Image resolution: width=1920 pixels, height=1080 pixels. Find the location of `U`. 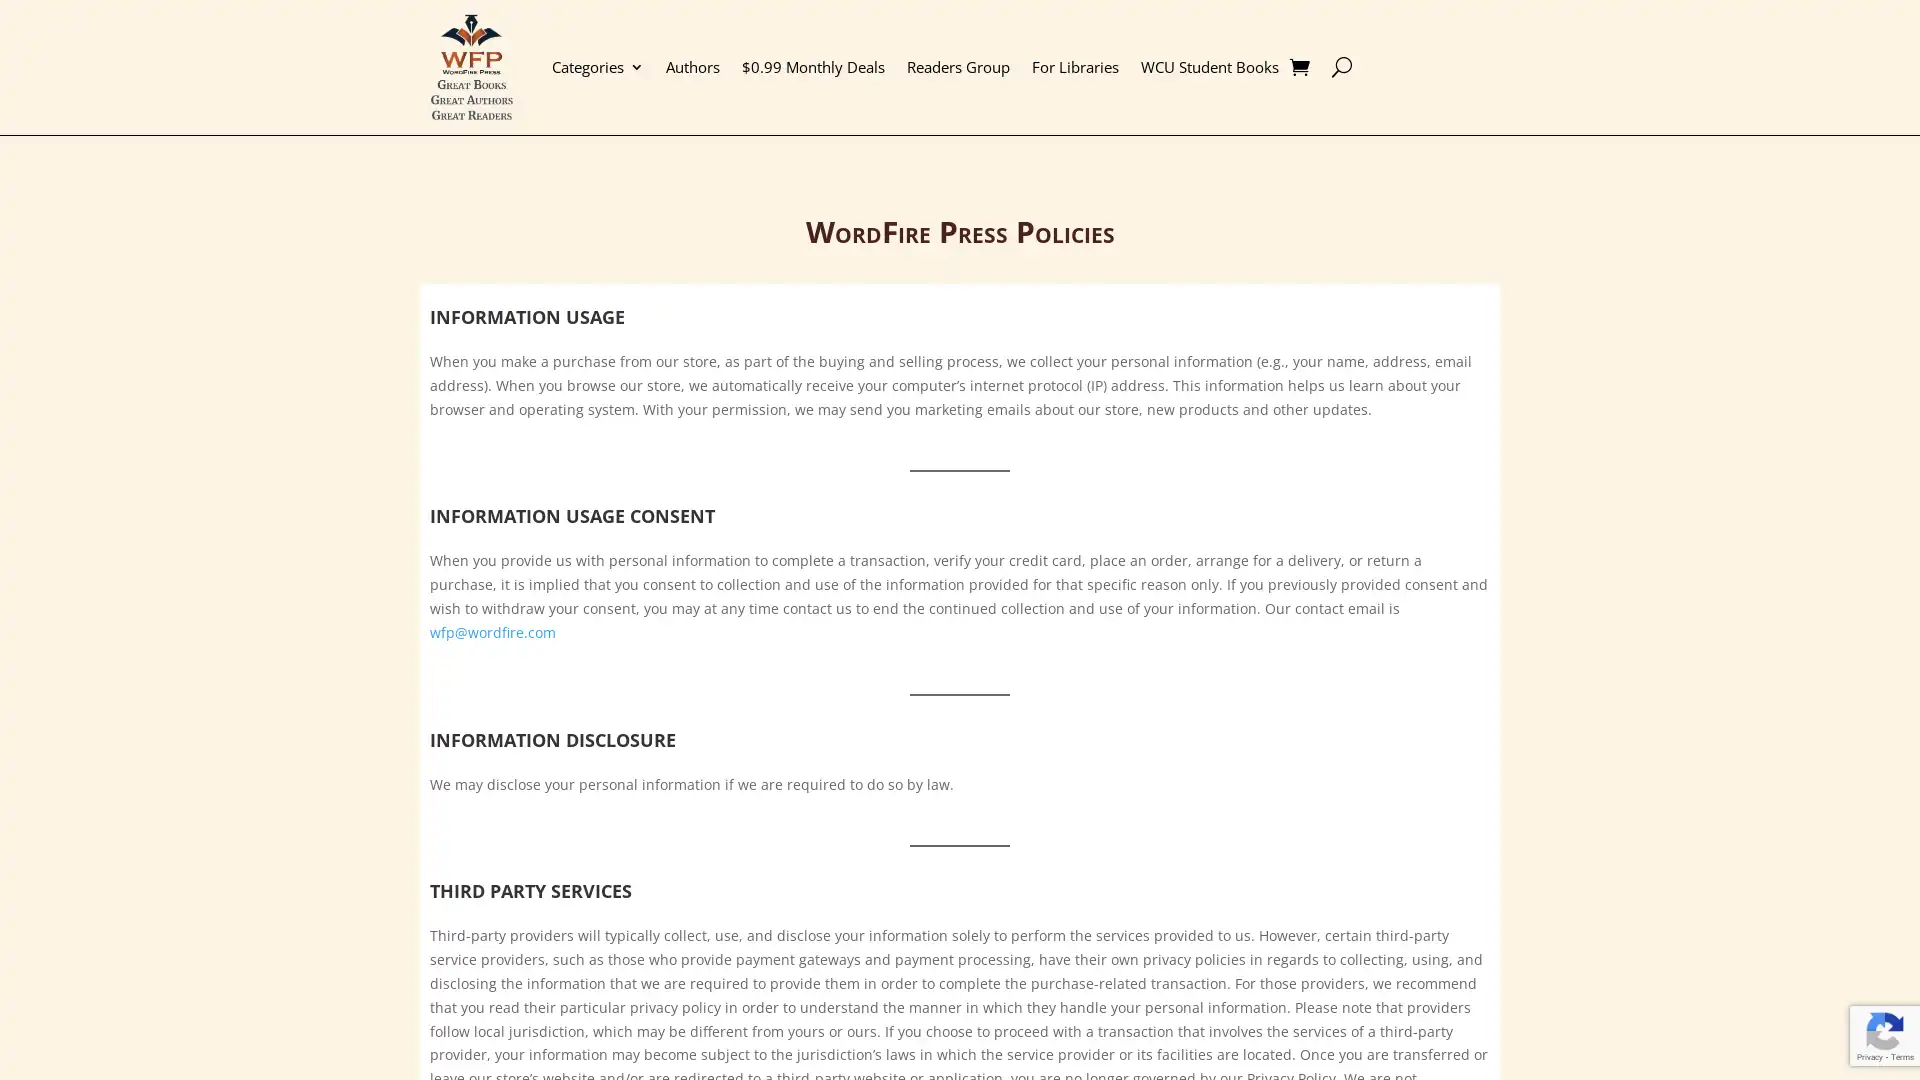

U is located at coordinates (1340, 65).